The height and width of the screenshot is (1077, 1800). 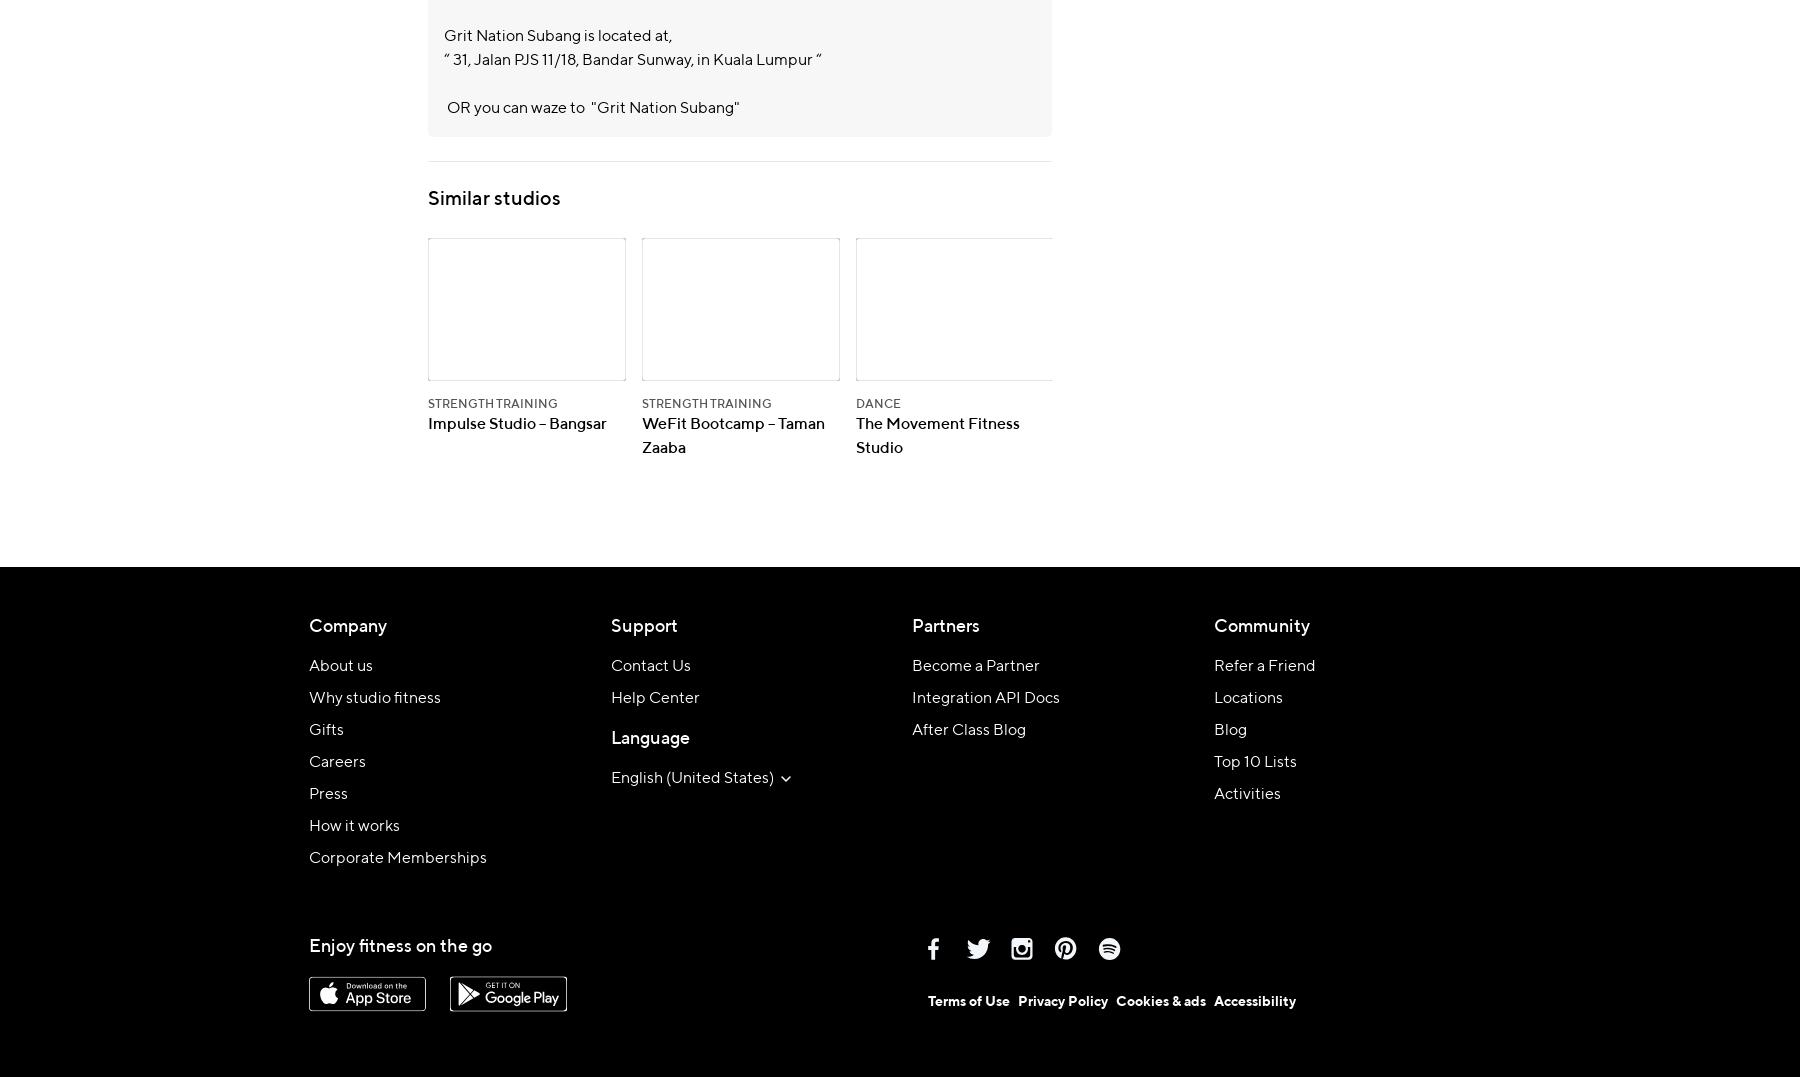 I want to click on 'About us', so click(x=308, y=665).